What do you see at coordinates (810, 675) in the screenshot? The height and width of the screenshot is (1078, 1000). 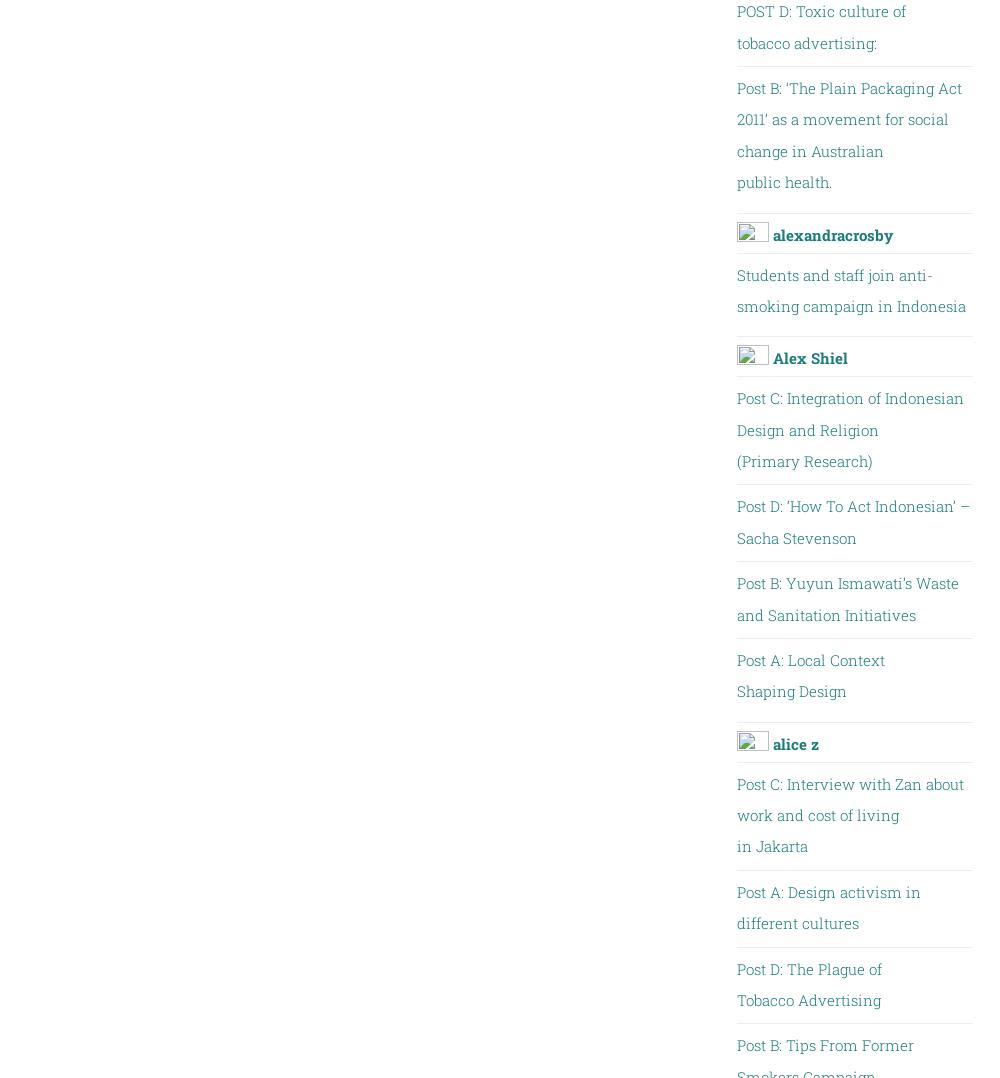 I see `'Post A: Local Context Shaping Design'` at bounding box center [810, 675].